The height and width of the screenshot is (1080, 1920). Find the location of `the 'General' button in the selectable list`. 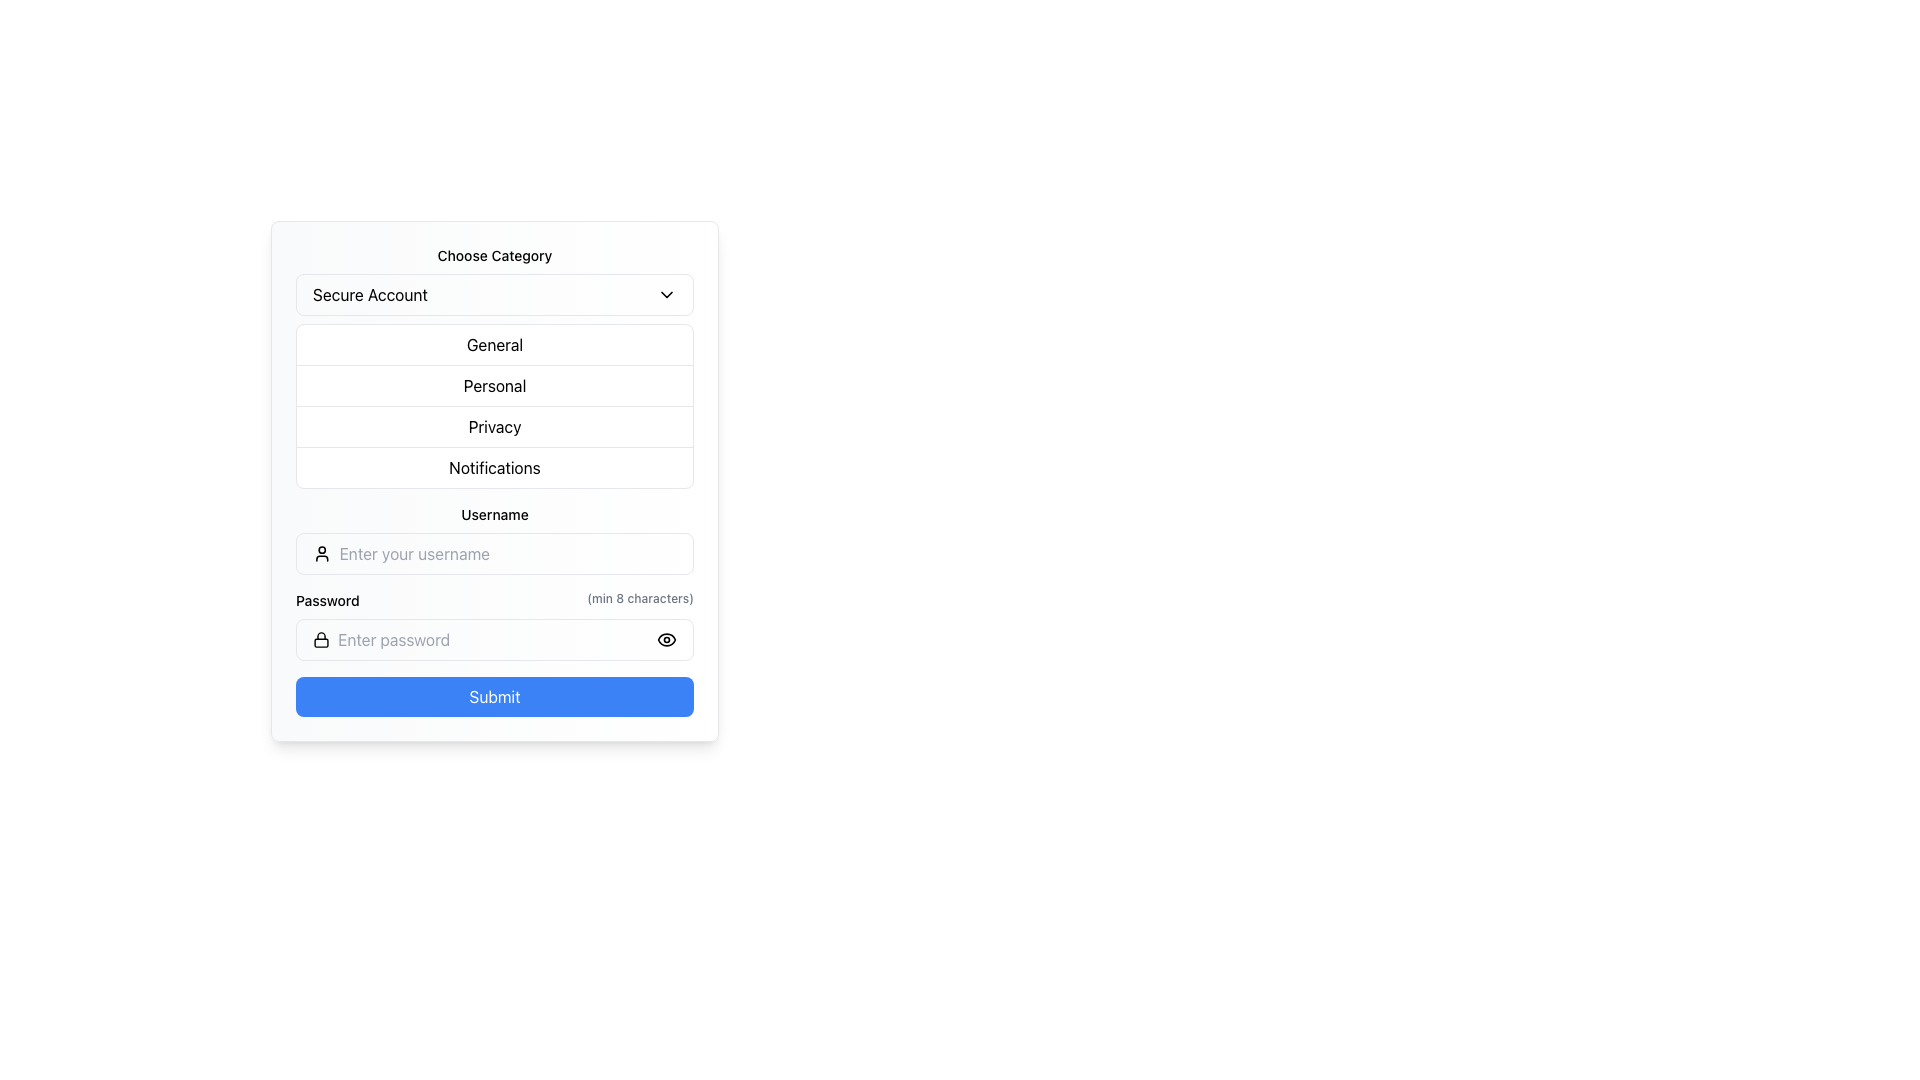

the 'General' button in the selectable list is located at coordinates (494, 343).